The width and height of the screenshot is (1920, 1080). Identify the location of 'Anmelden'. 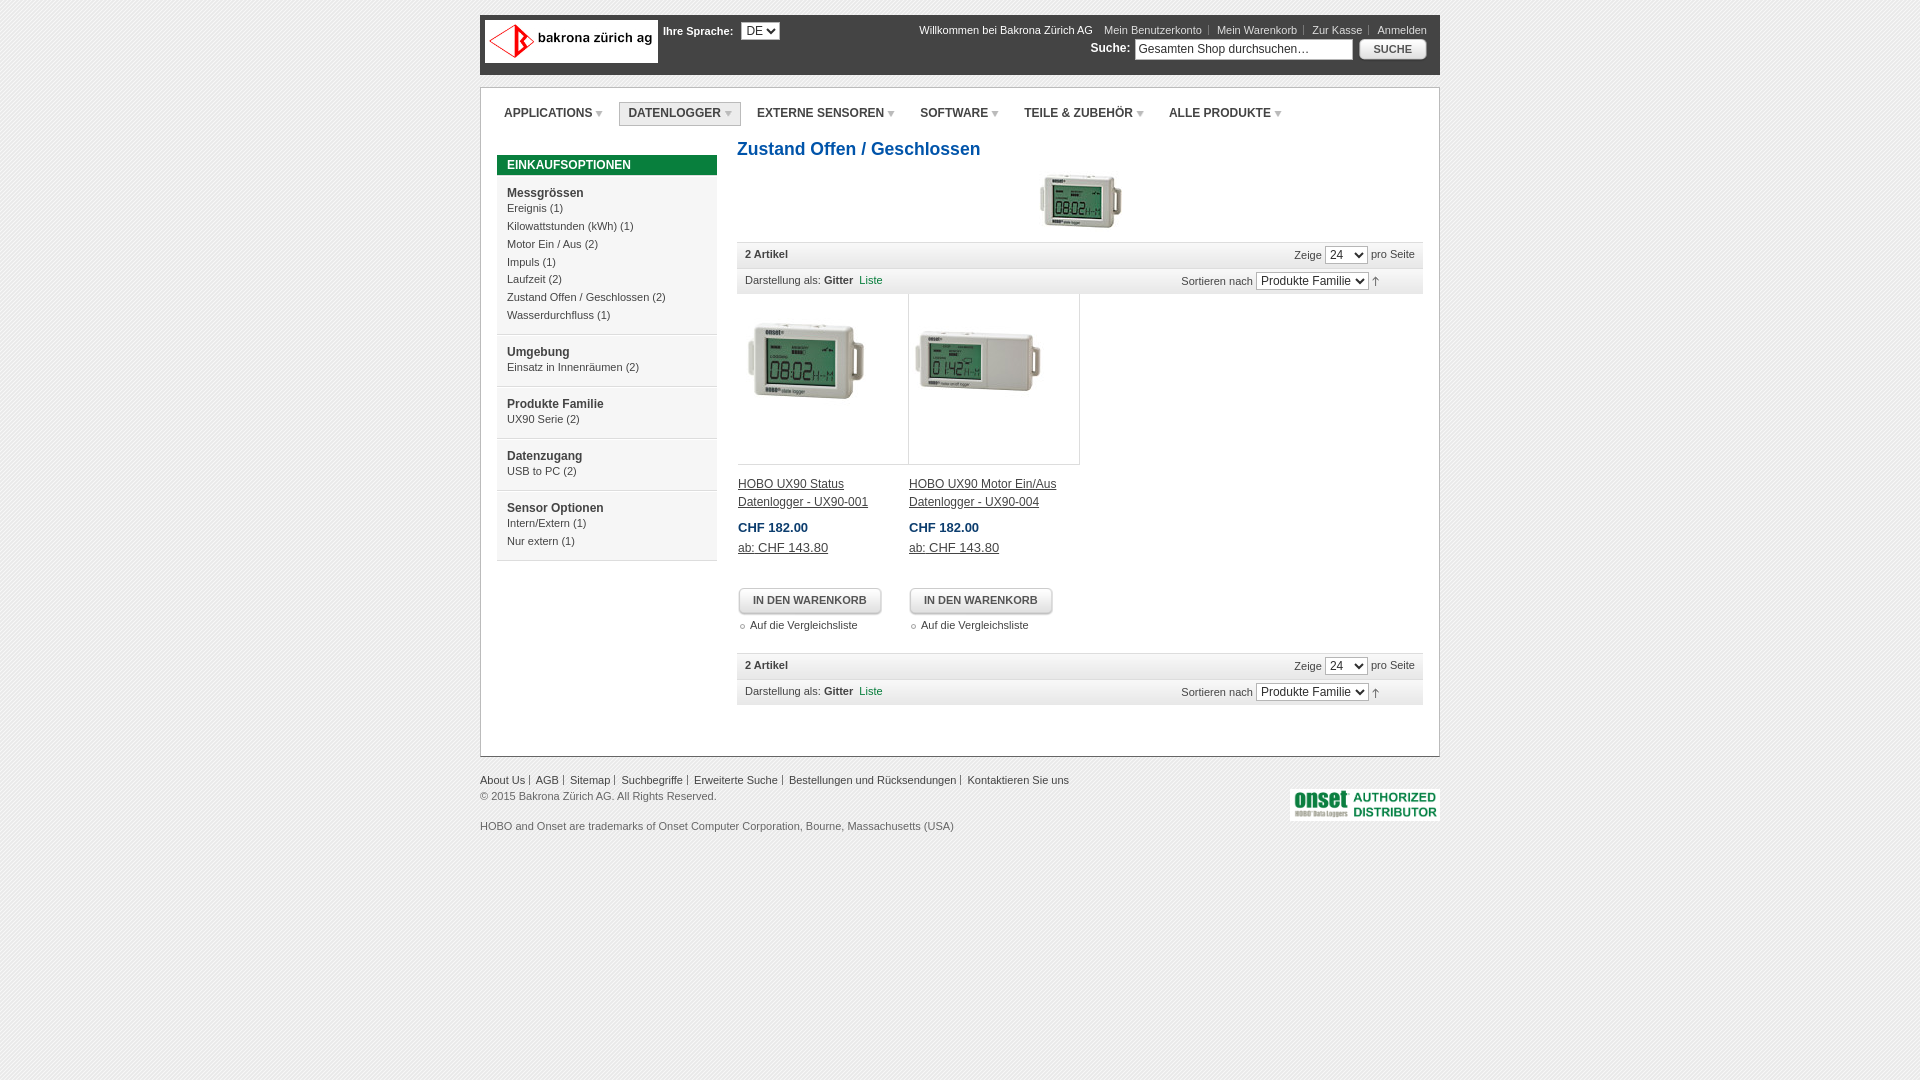
(1400, 30).